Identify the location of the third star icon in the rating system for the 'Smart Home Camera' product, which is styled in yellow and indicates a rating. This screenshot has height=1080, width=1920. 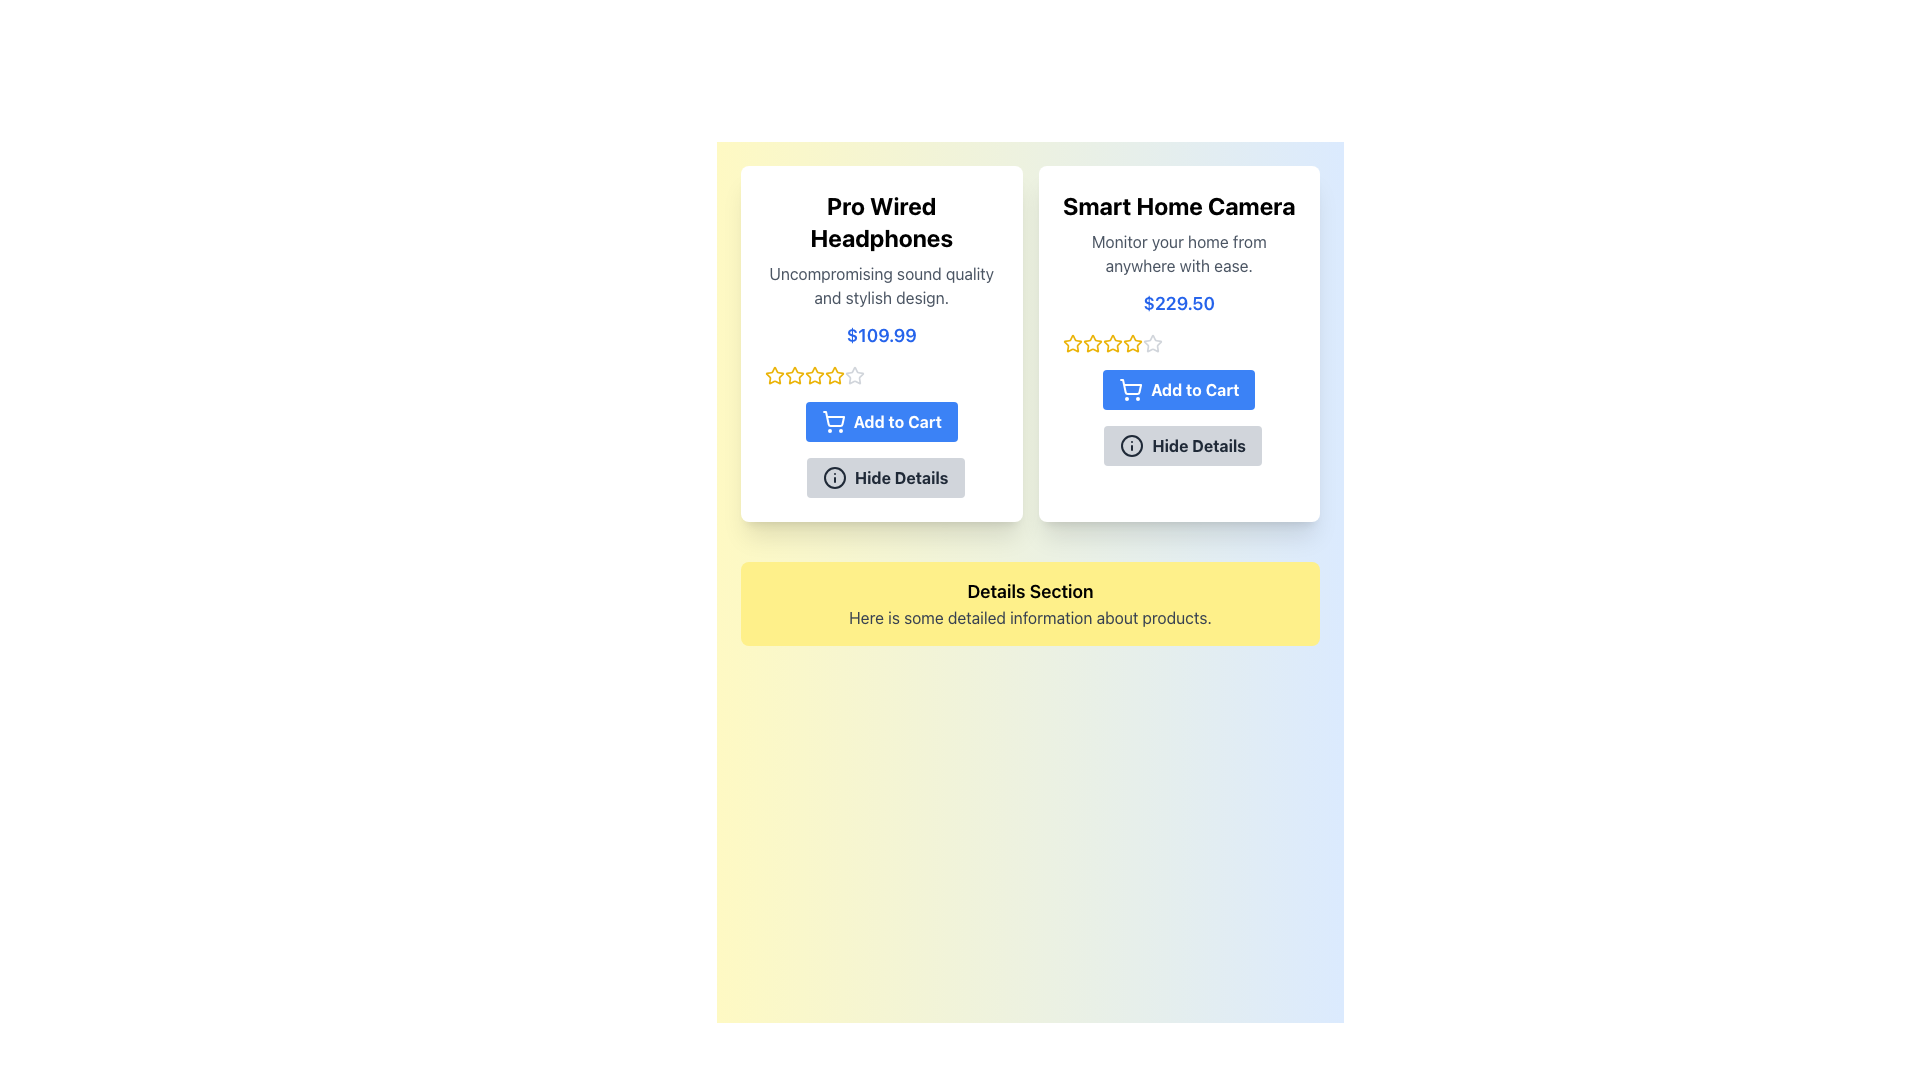
(1132, 342).